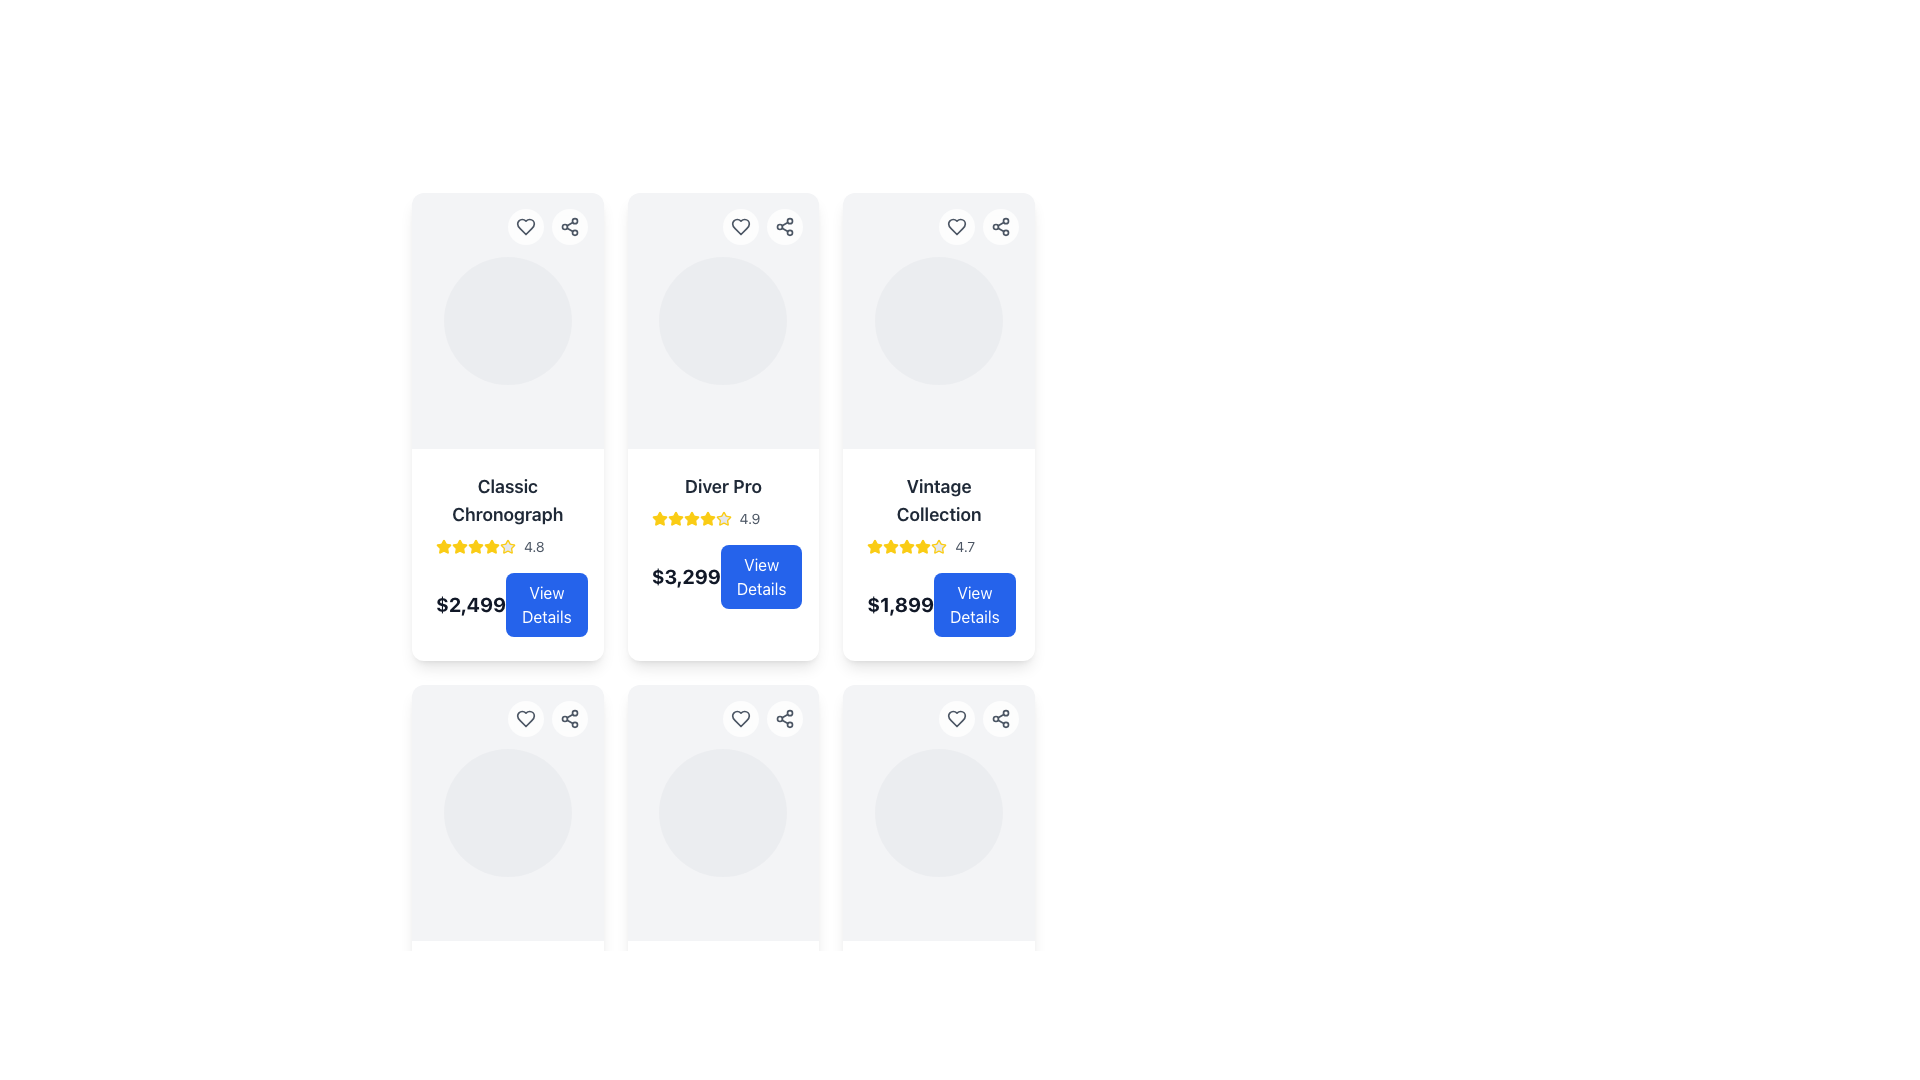  Describe the element at coordinates (760, 577) in the screenshot. I see `the prominent blue button labeled 'View Details' to trigger its visual style change` at that location.